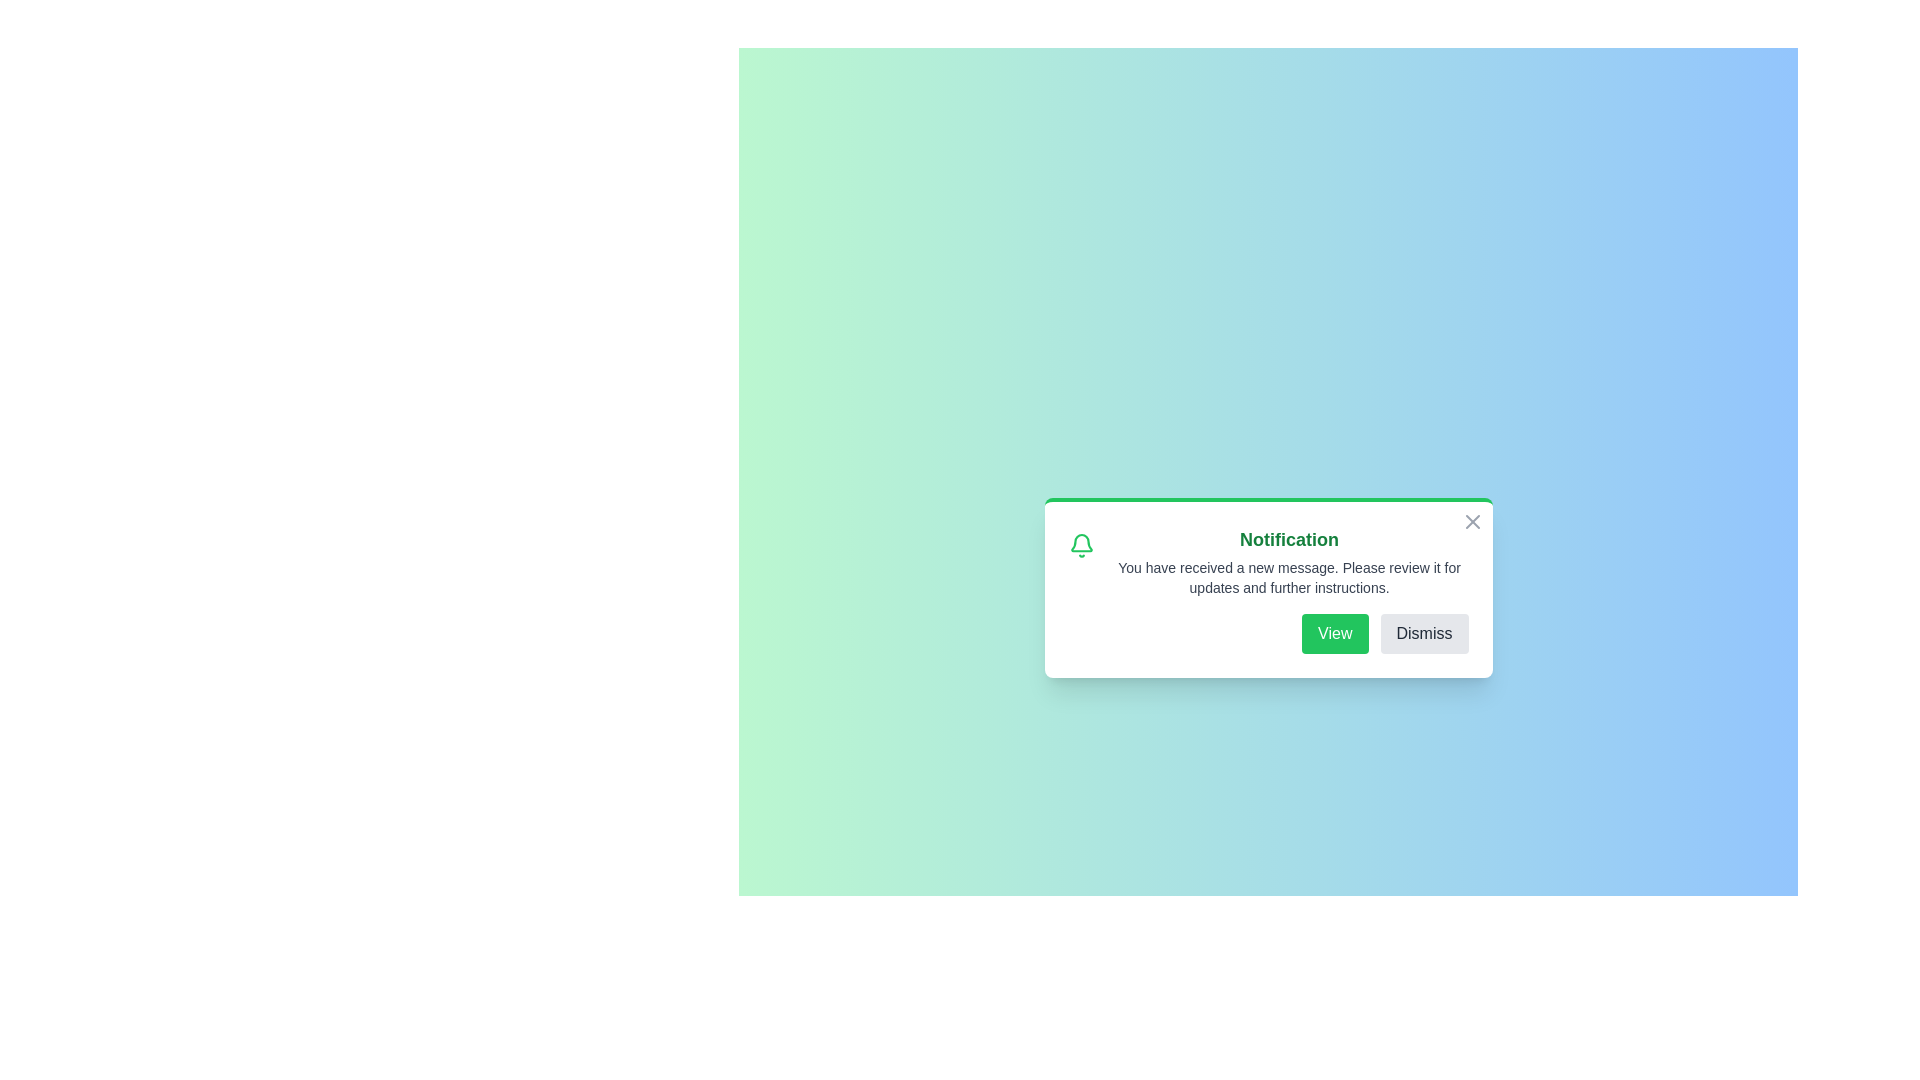 This screenshot has height=1080, width=1920. Describe the element at coordinates (1423, 633) in the screenshot. I see `the 'Dismiss' button to close the notification` at that location.